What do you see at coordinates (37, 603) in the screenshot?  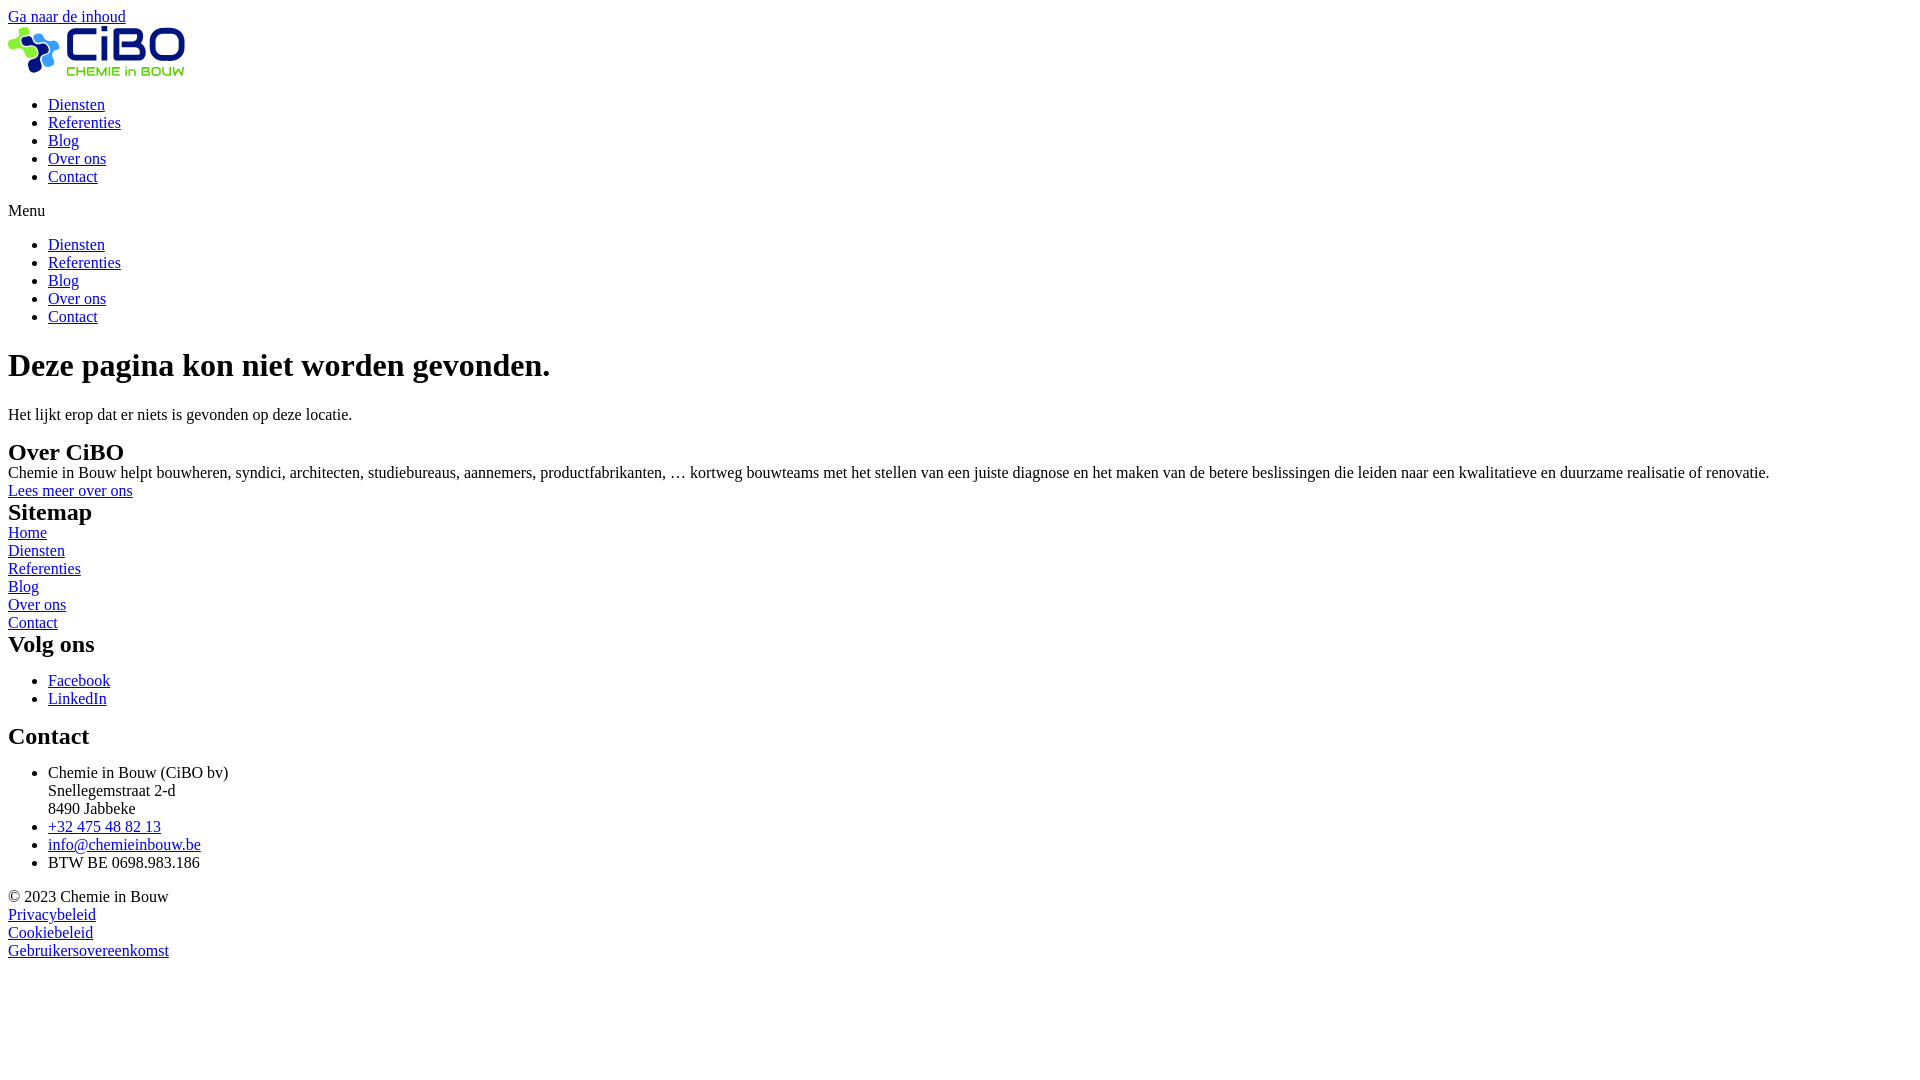 I see `'Over ons'` at bounding box center [37, 603].